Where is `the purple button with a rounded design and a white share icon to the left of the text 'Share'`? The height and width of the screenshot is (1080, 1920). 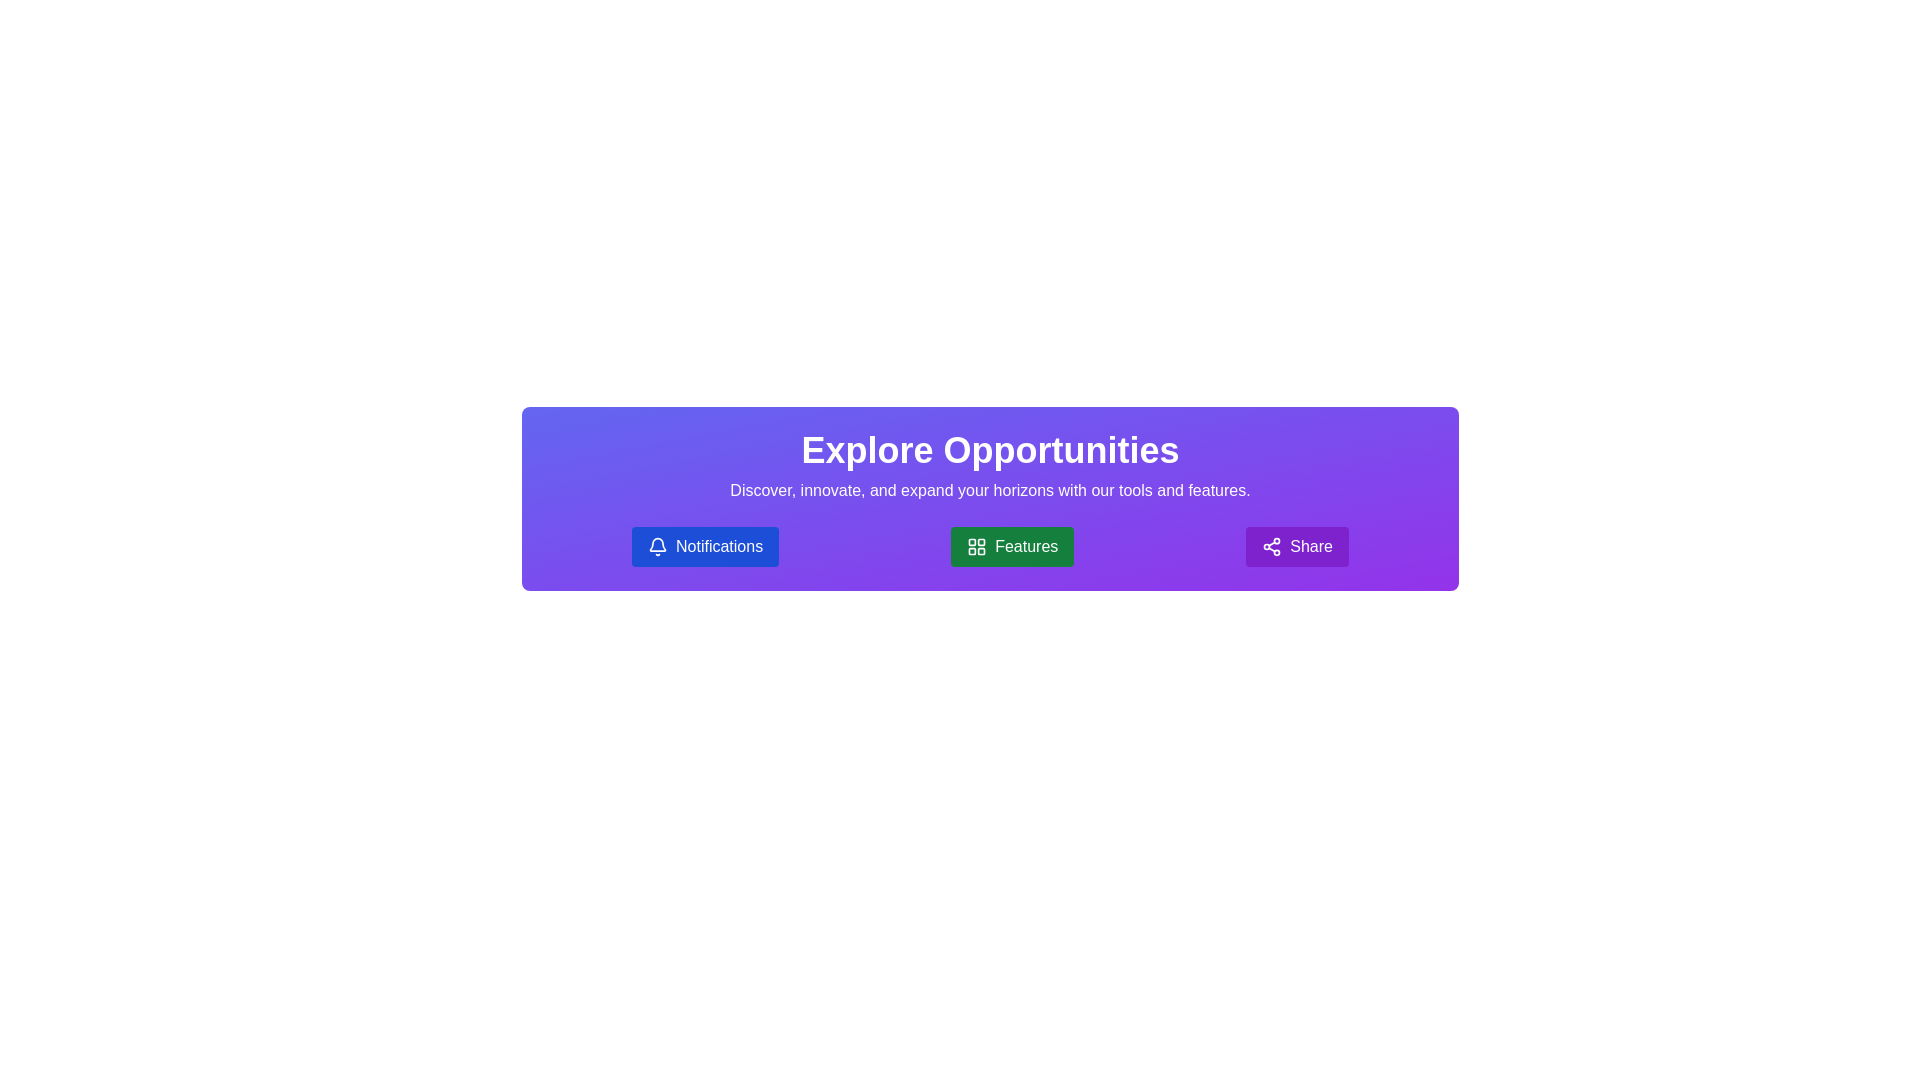
the purple button with a rounded design and a white share icon to the left of the text 'Share' is located at coordinates (1297, 547).